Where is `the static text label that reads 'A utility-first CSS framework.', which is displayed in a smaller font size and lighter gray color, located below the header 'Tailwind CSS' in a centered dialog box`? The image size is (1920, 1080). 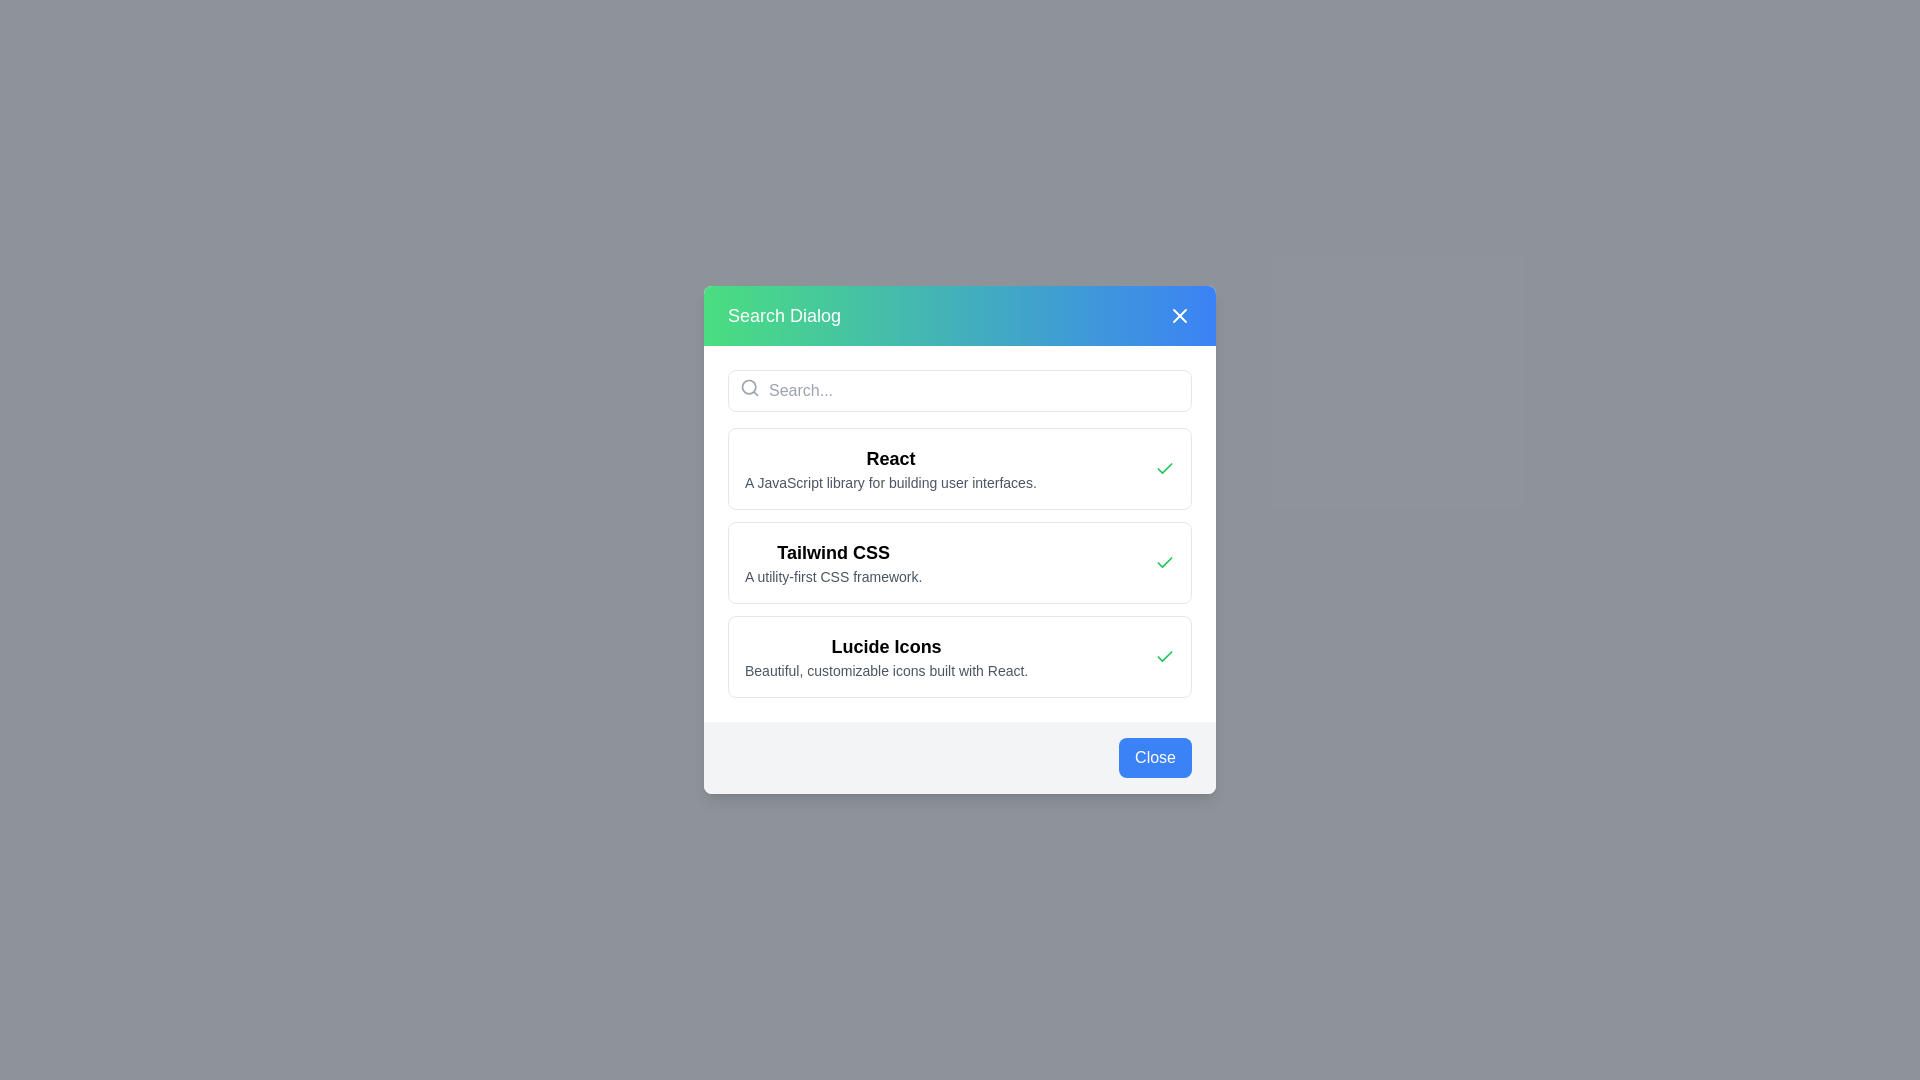
the static text label that reads 'A utility-first CSS framework.', which is displayed in a smaller font size and lighter gray color, located below the header 'Tailwind CSS' in a centered dialog box is located at coordinates (833, 577).